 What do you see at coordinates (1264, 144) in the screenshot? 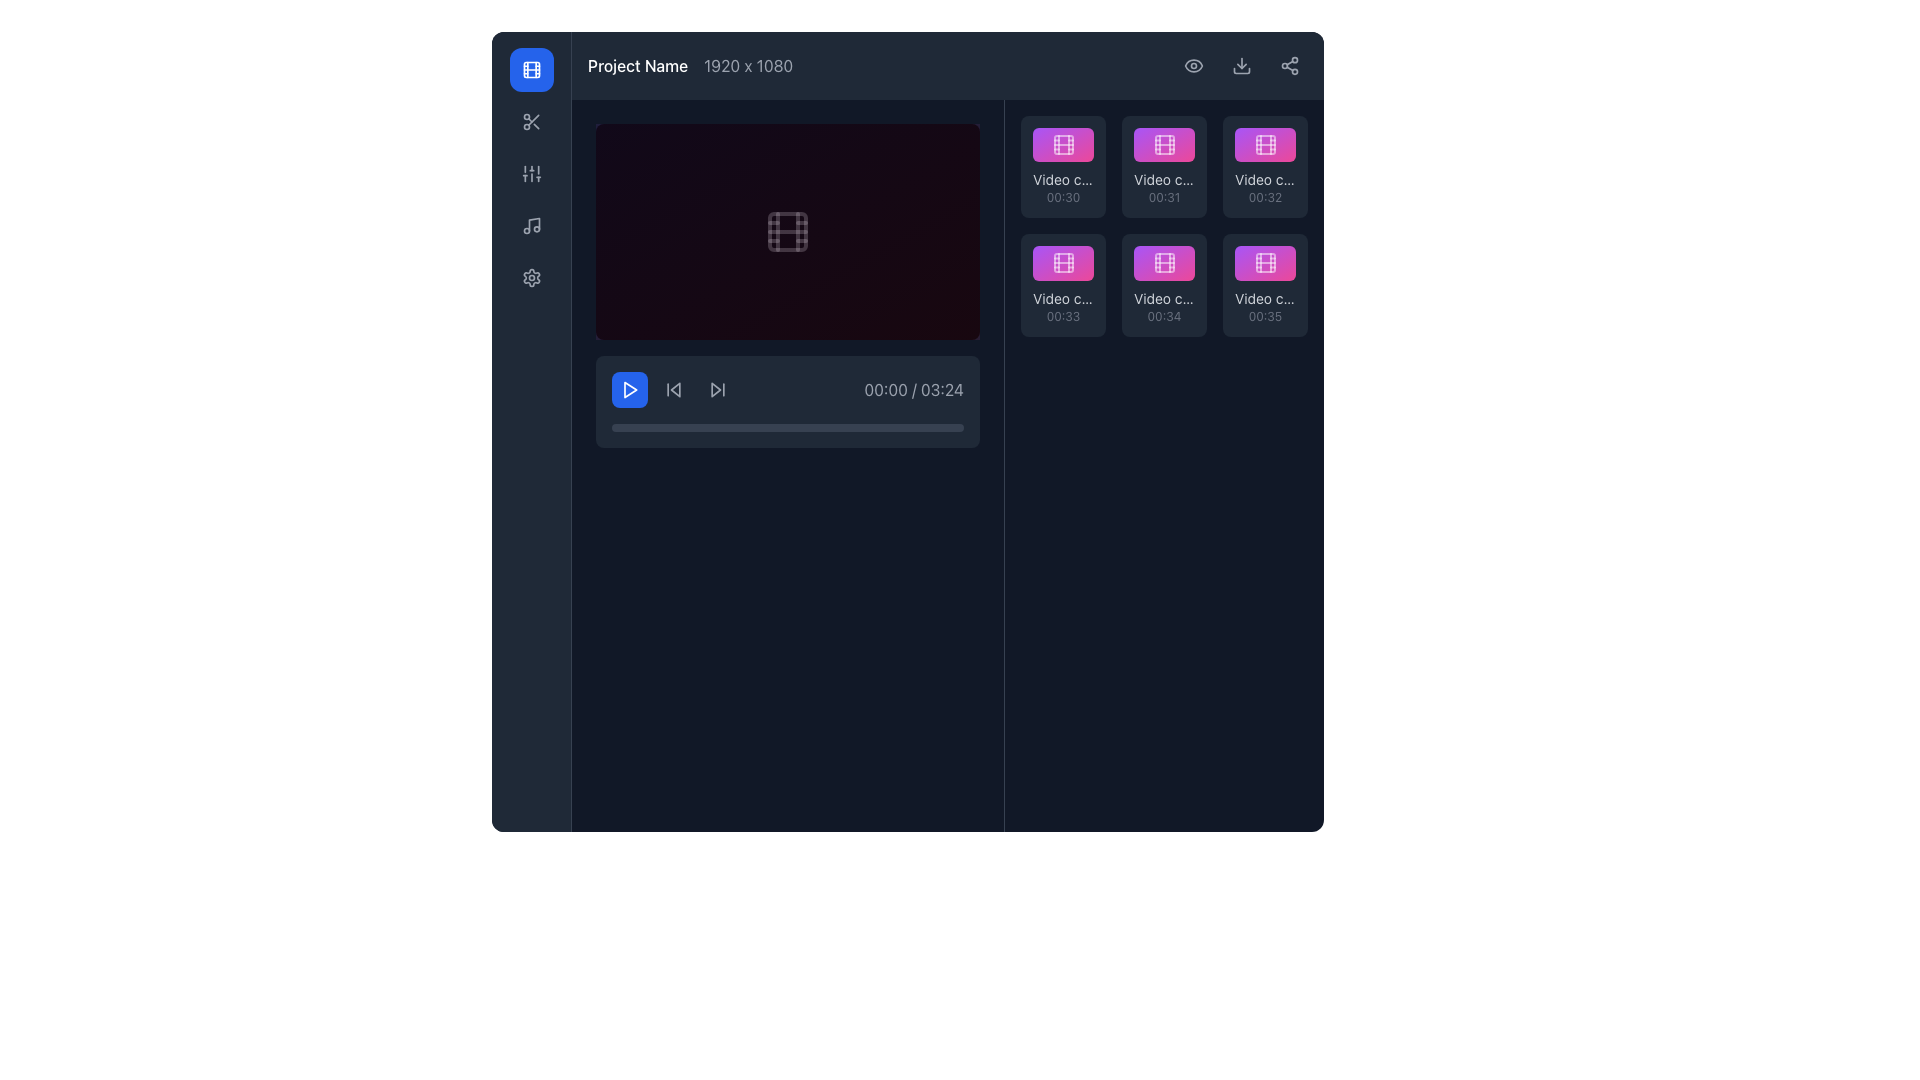
I see `the thumbnail preview located in the upper right section of the interface` at bounding box center [1264, 144].